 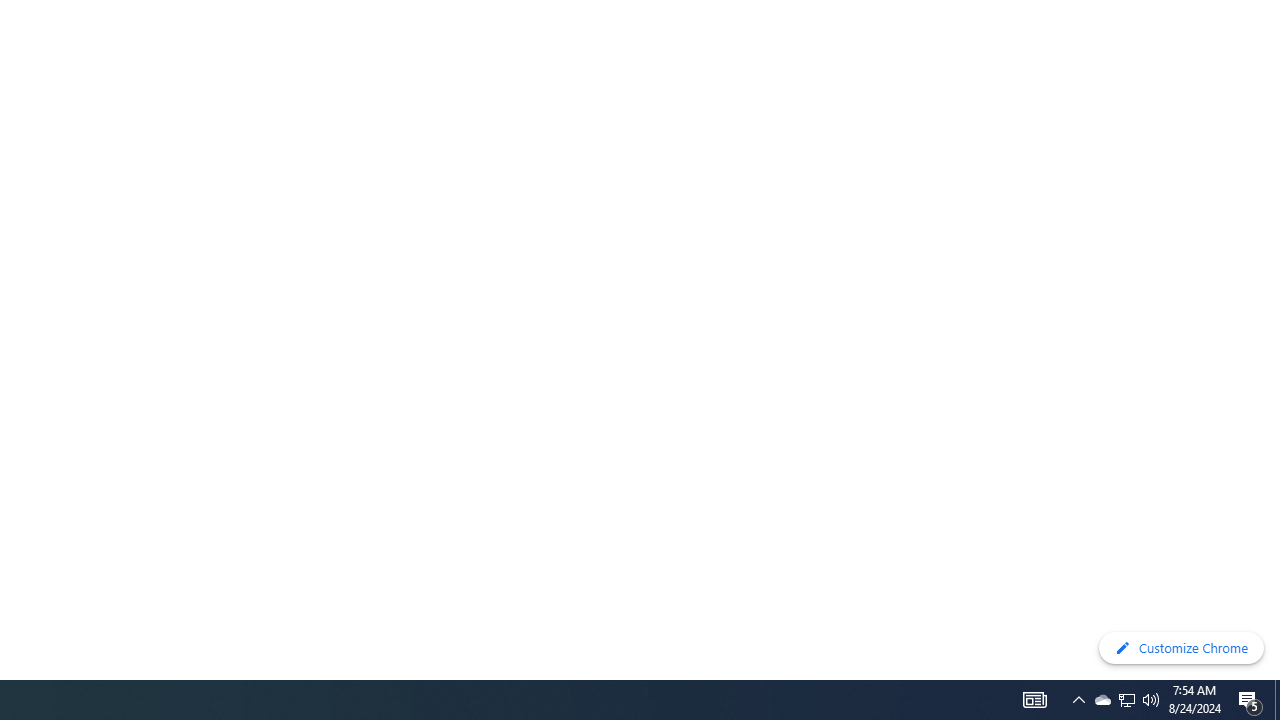 I want to click on 'Customize Chrome', so click(x=1181, y=648).